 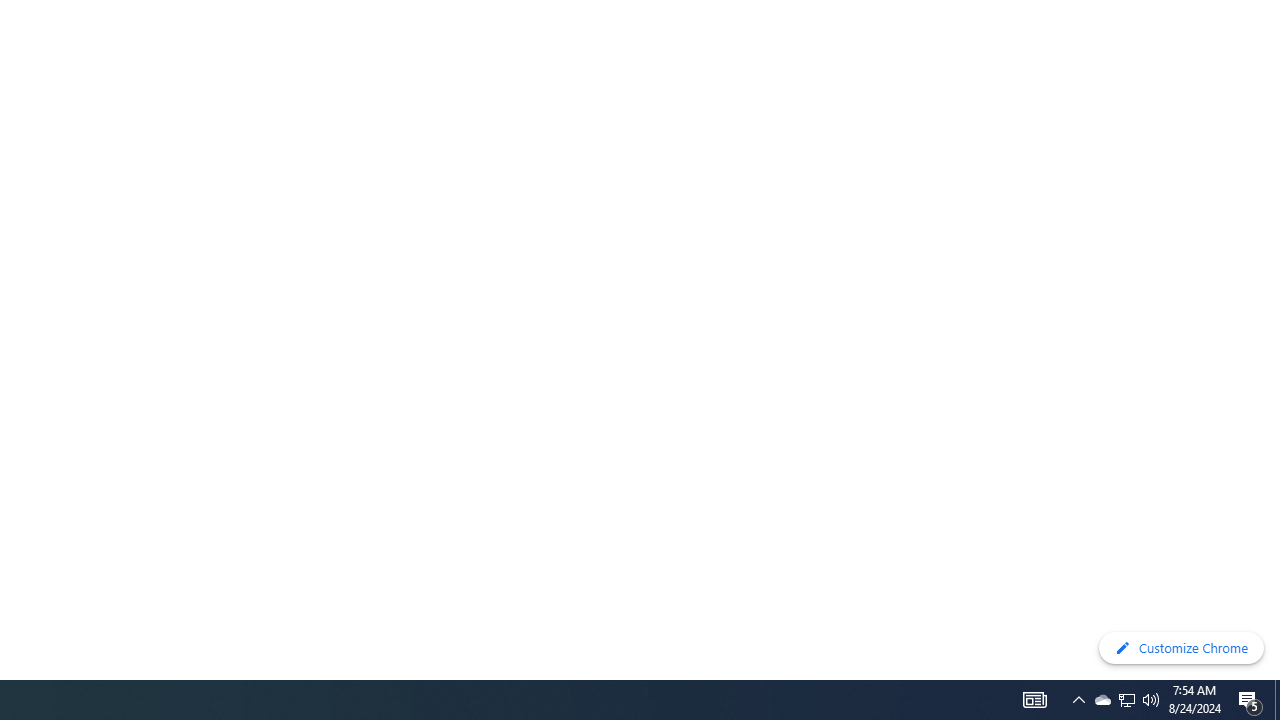 I want to click on 'Customize Chrome', so click(x=1181, y=648).